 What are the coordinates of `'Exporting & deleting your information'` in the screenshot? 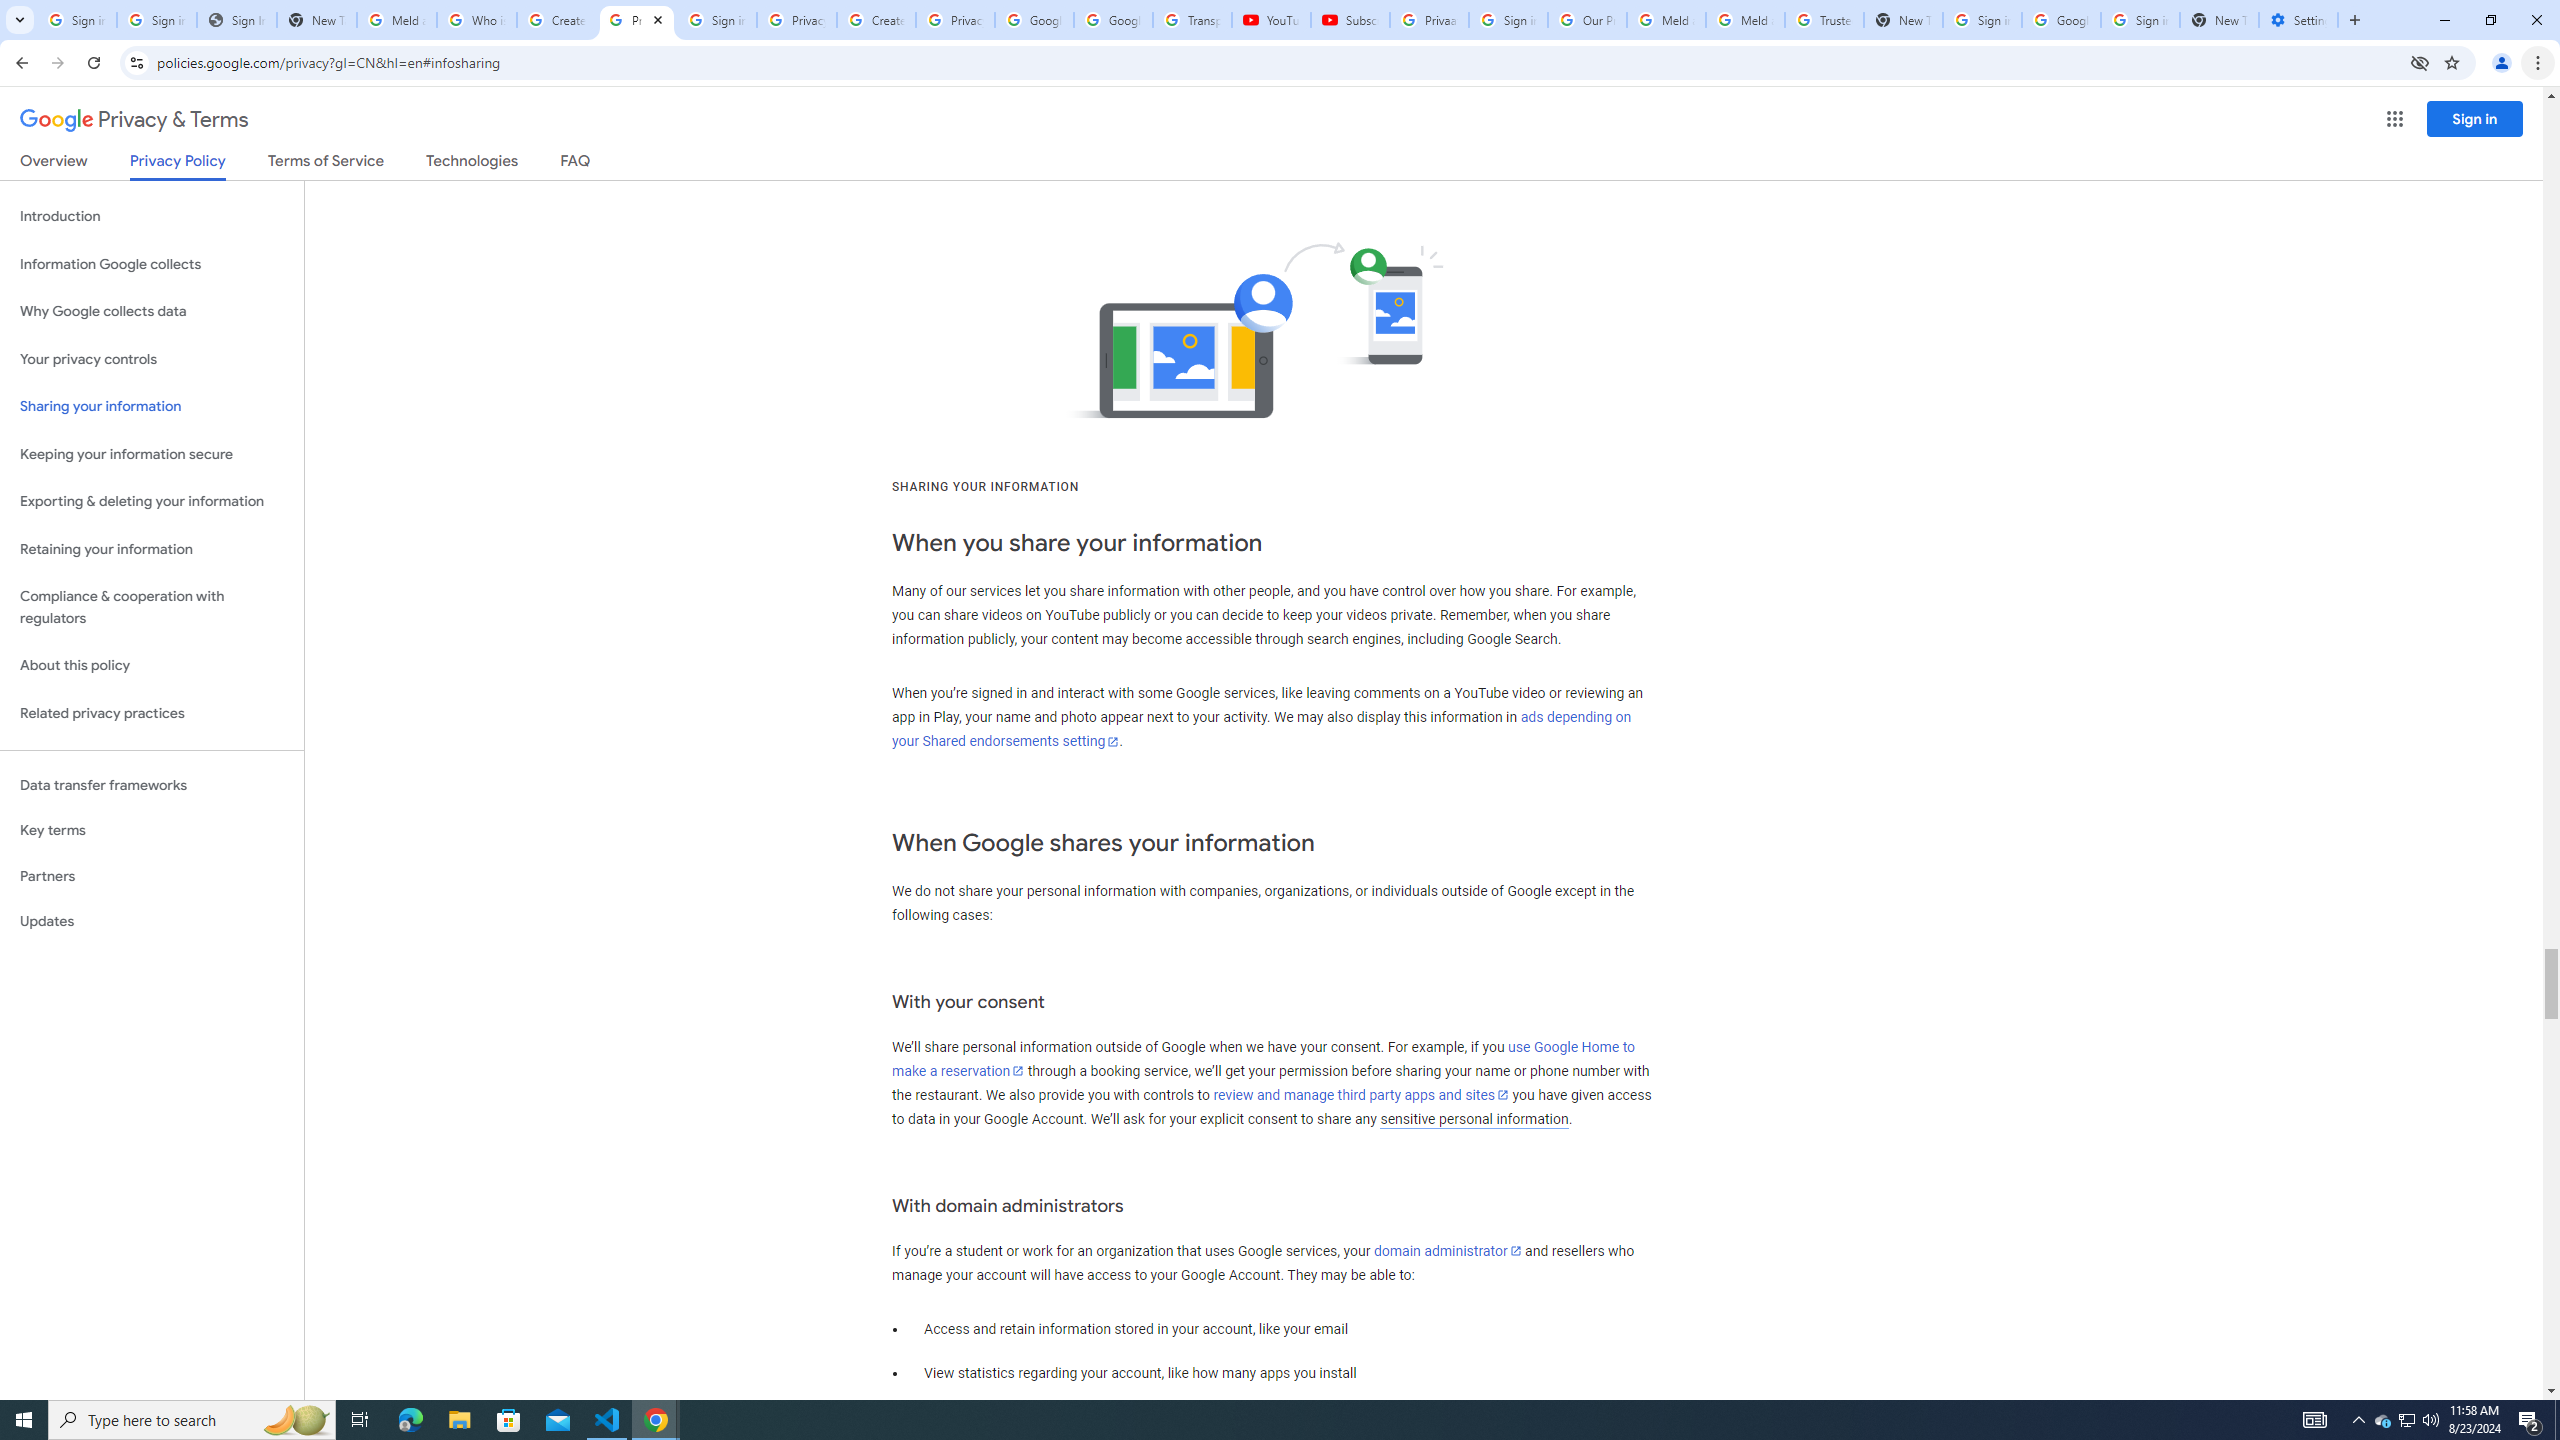 It's located at (151, 501).